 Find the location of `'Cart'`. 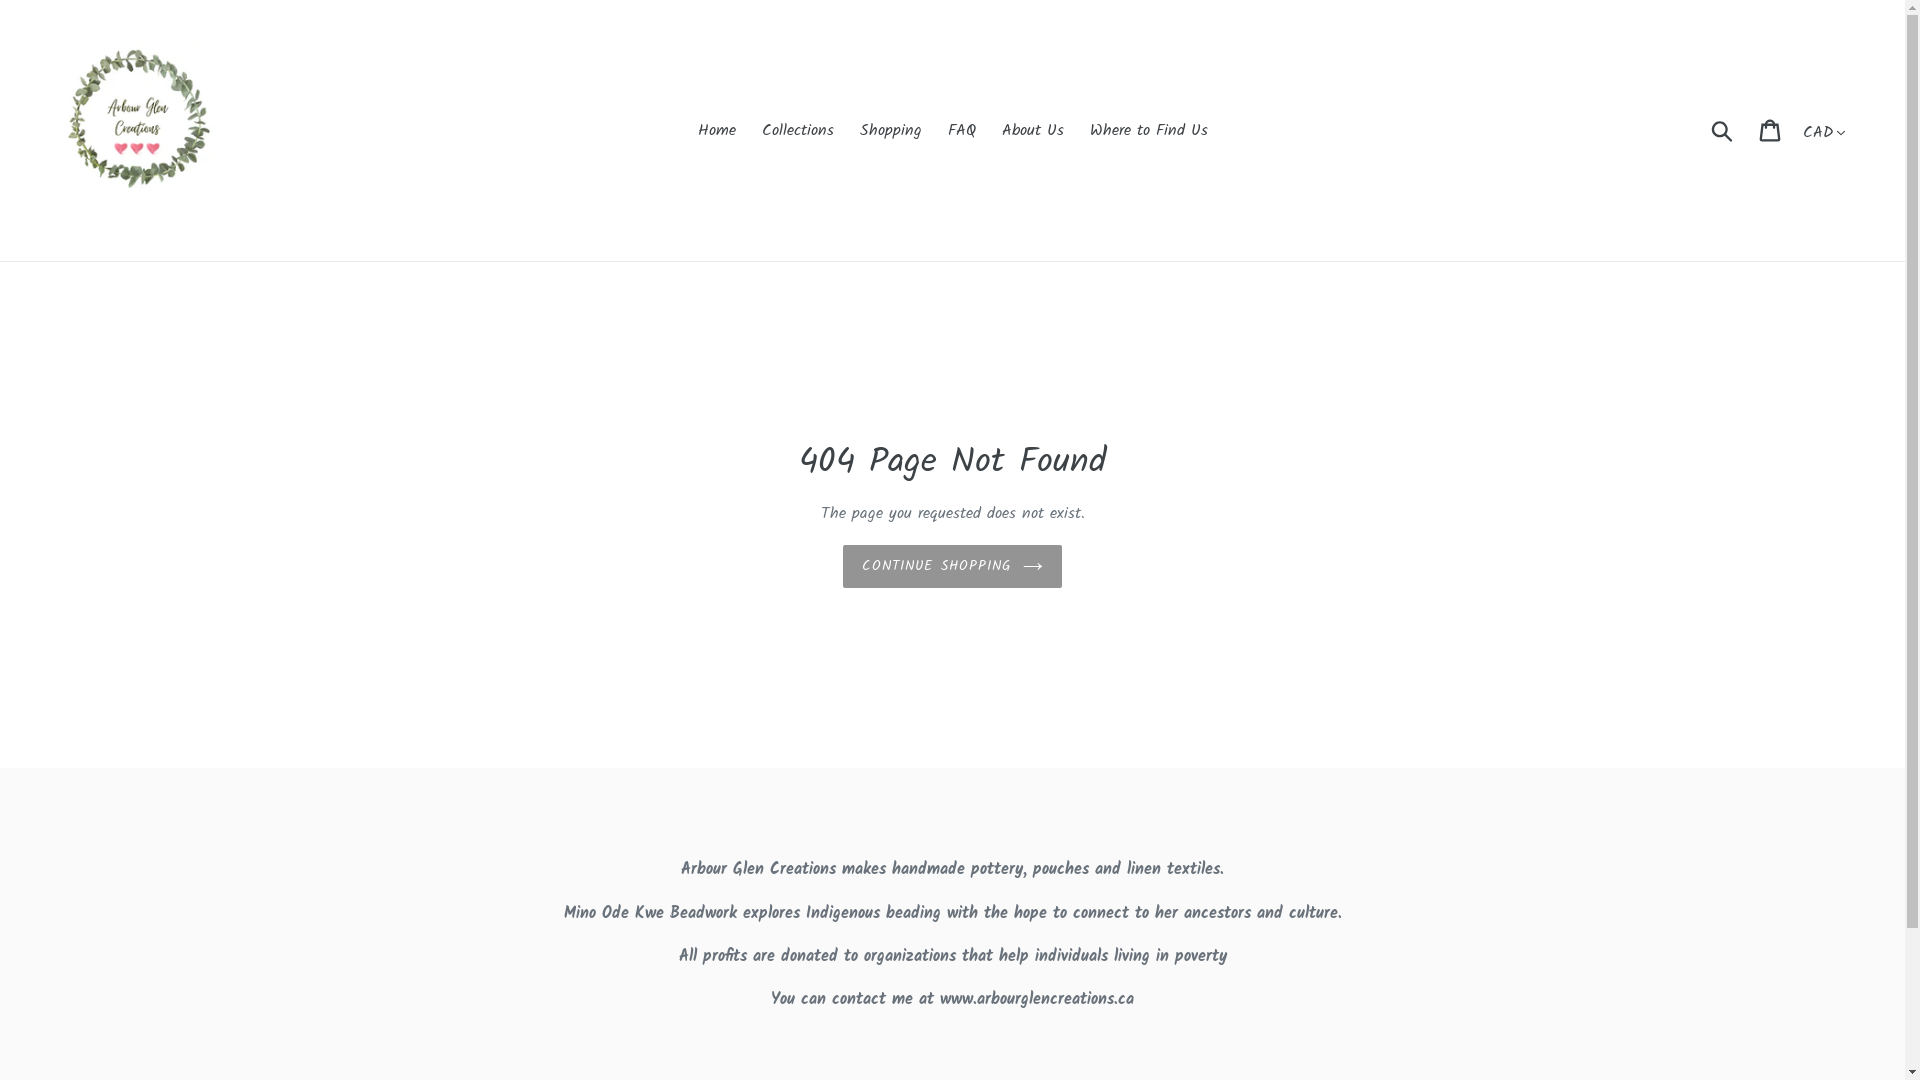

'Cart' is located at coordinates (1771, 130).